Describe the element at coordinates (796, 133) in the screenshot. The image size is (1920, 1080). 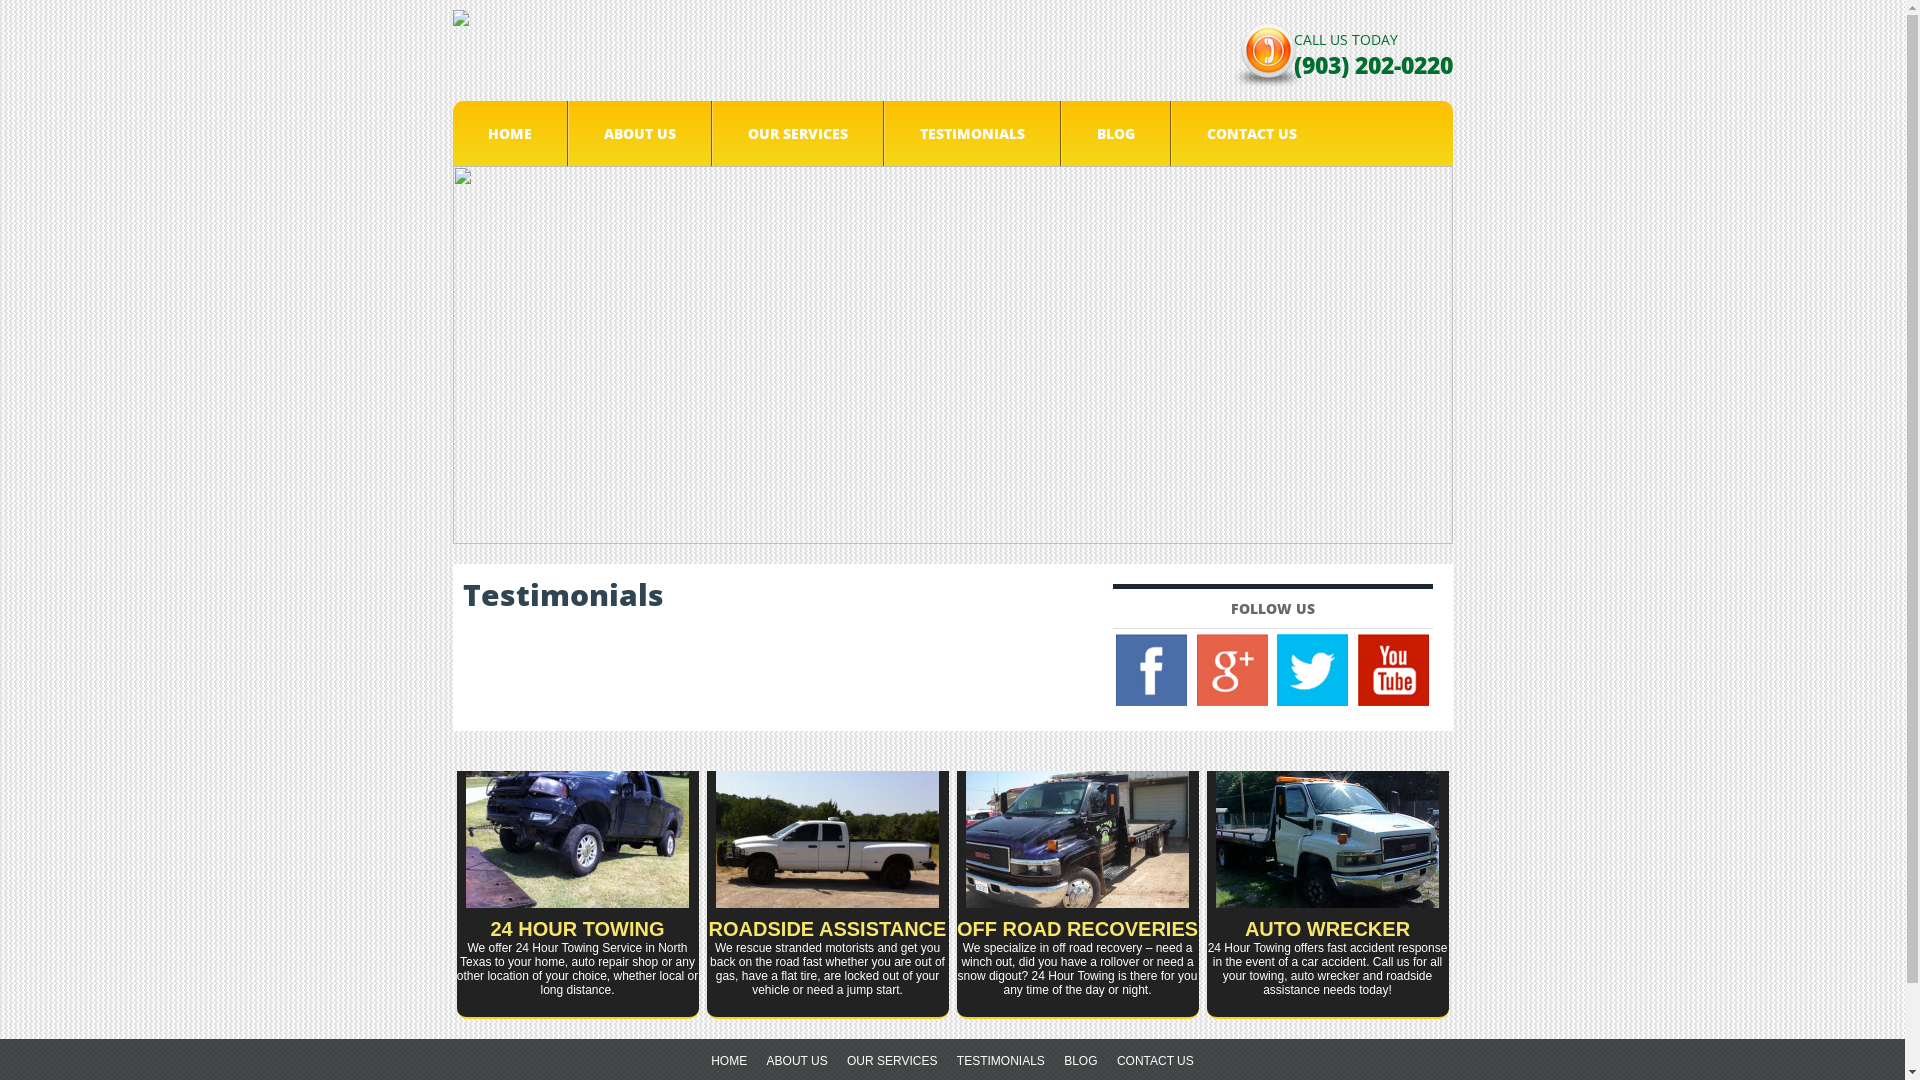
I see `'OUR SERVICES'` at that location.